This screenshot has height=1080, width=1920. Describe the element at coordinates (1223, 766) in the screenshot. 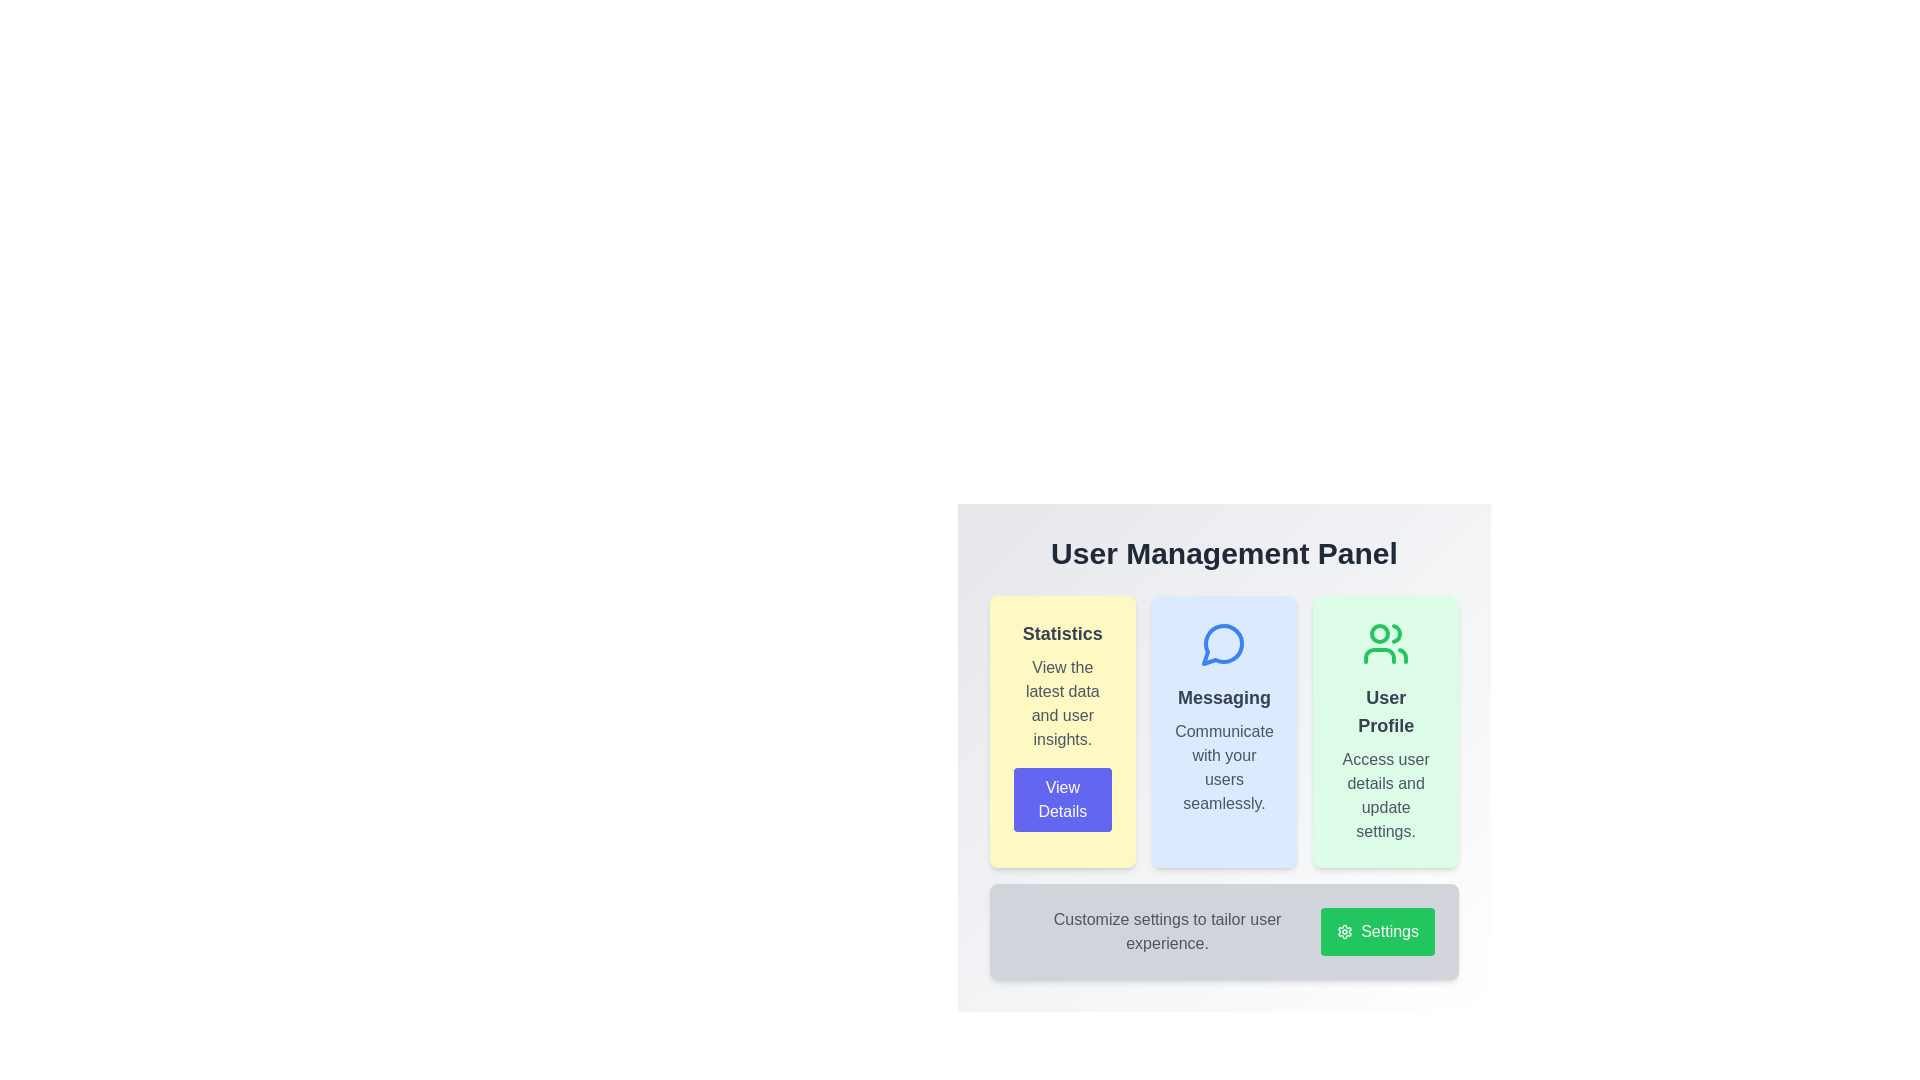

I see `the text label providing a brief description for the 'Messaging' feature, located below the 'Messaging' title within the 'Messaging' card` at that location.